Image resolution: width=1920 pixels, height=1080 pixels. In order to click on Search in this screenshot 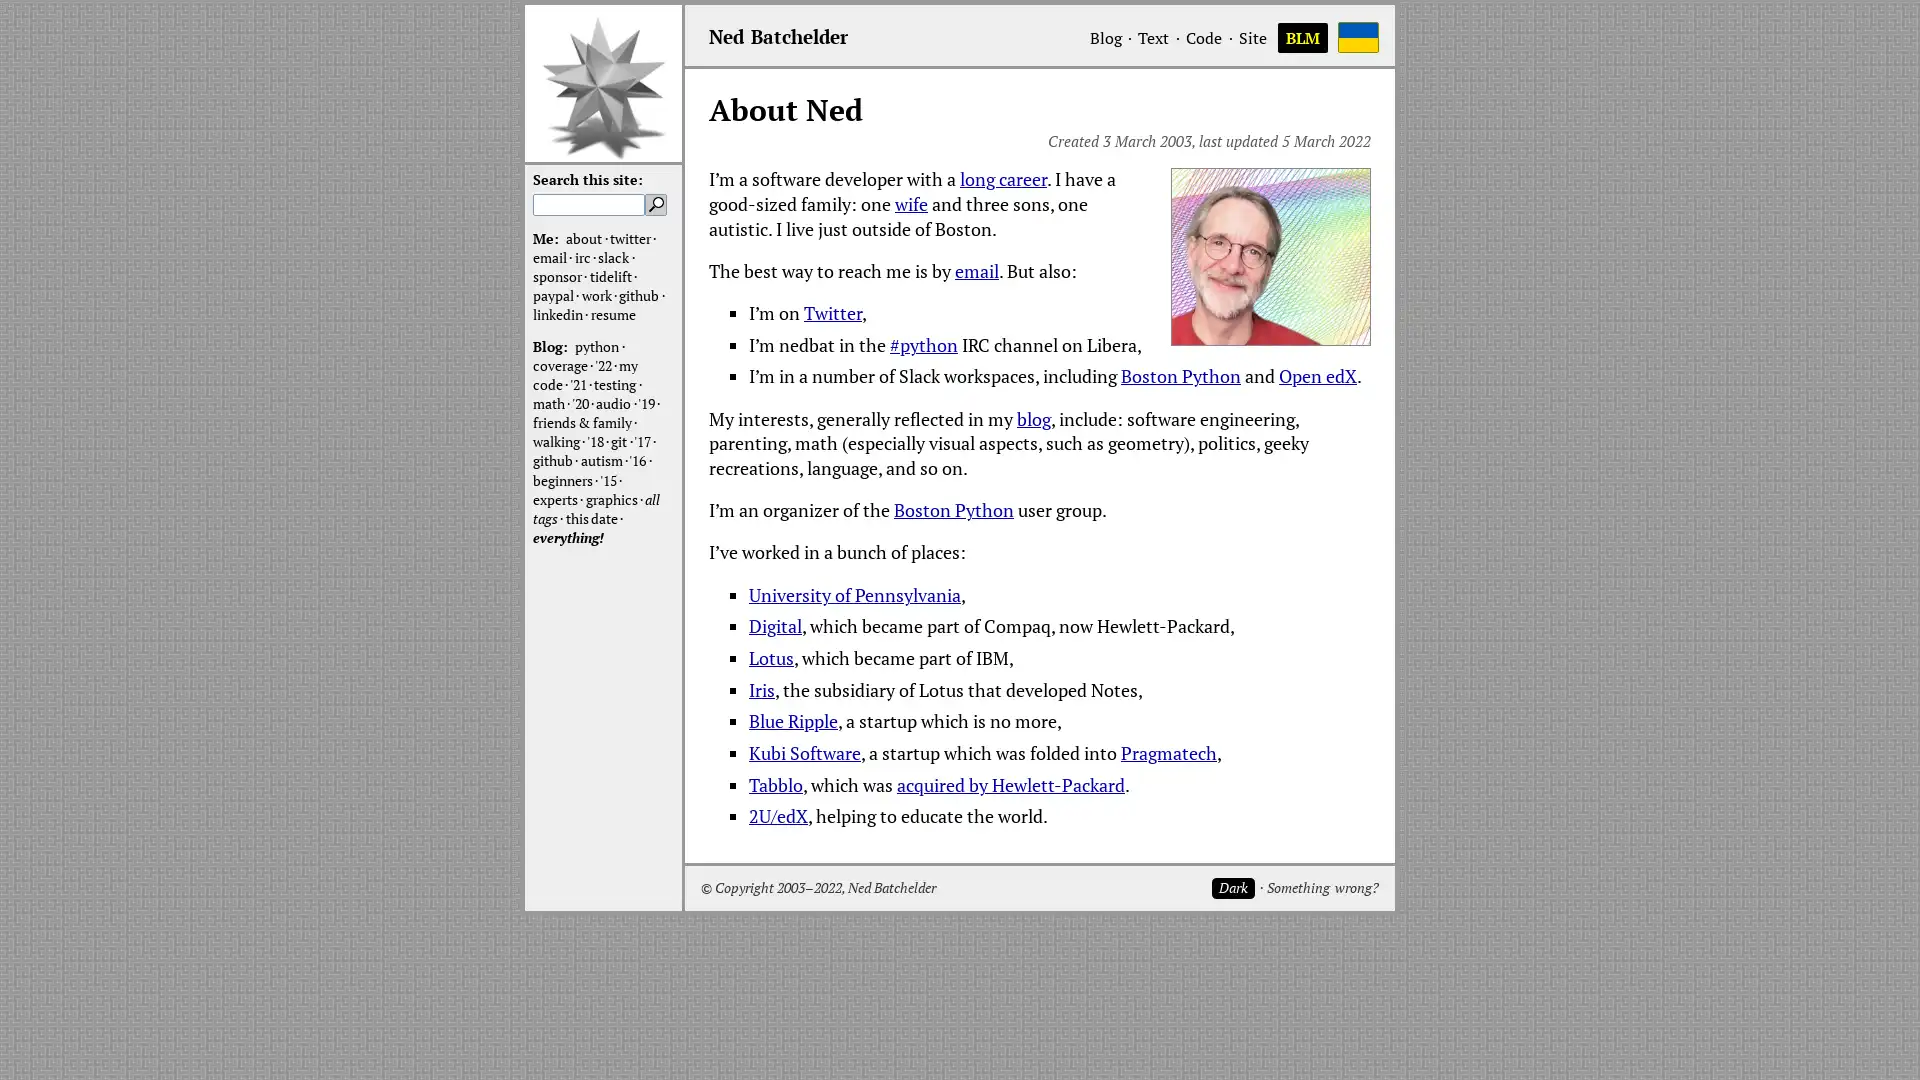, I will do `click(656, 204)`.